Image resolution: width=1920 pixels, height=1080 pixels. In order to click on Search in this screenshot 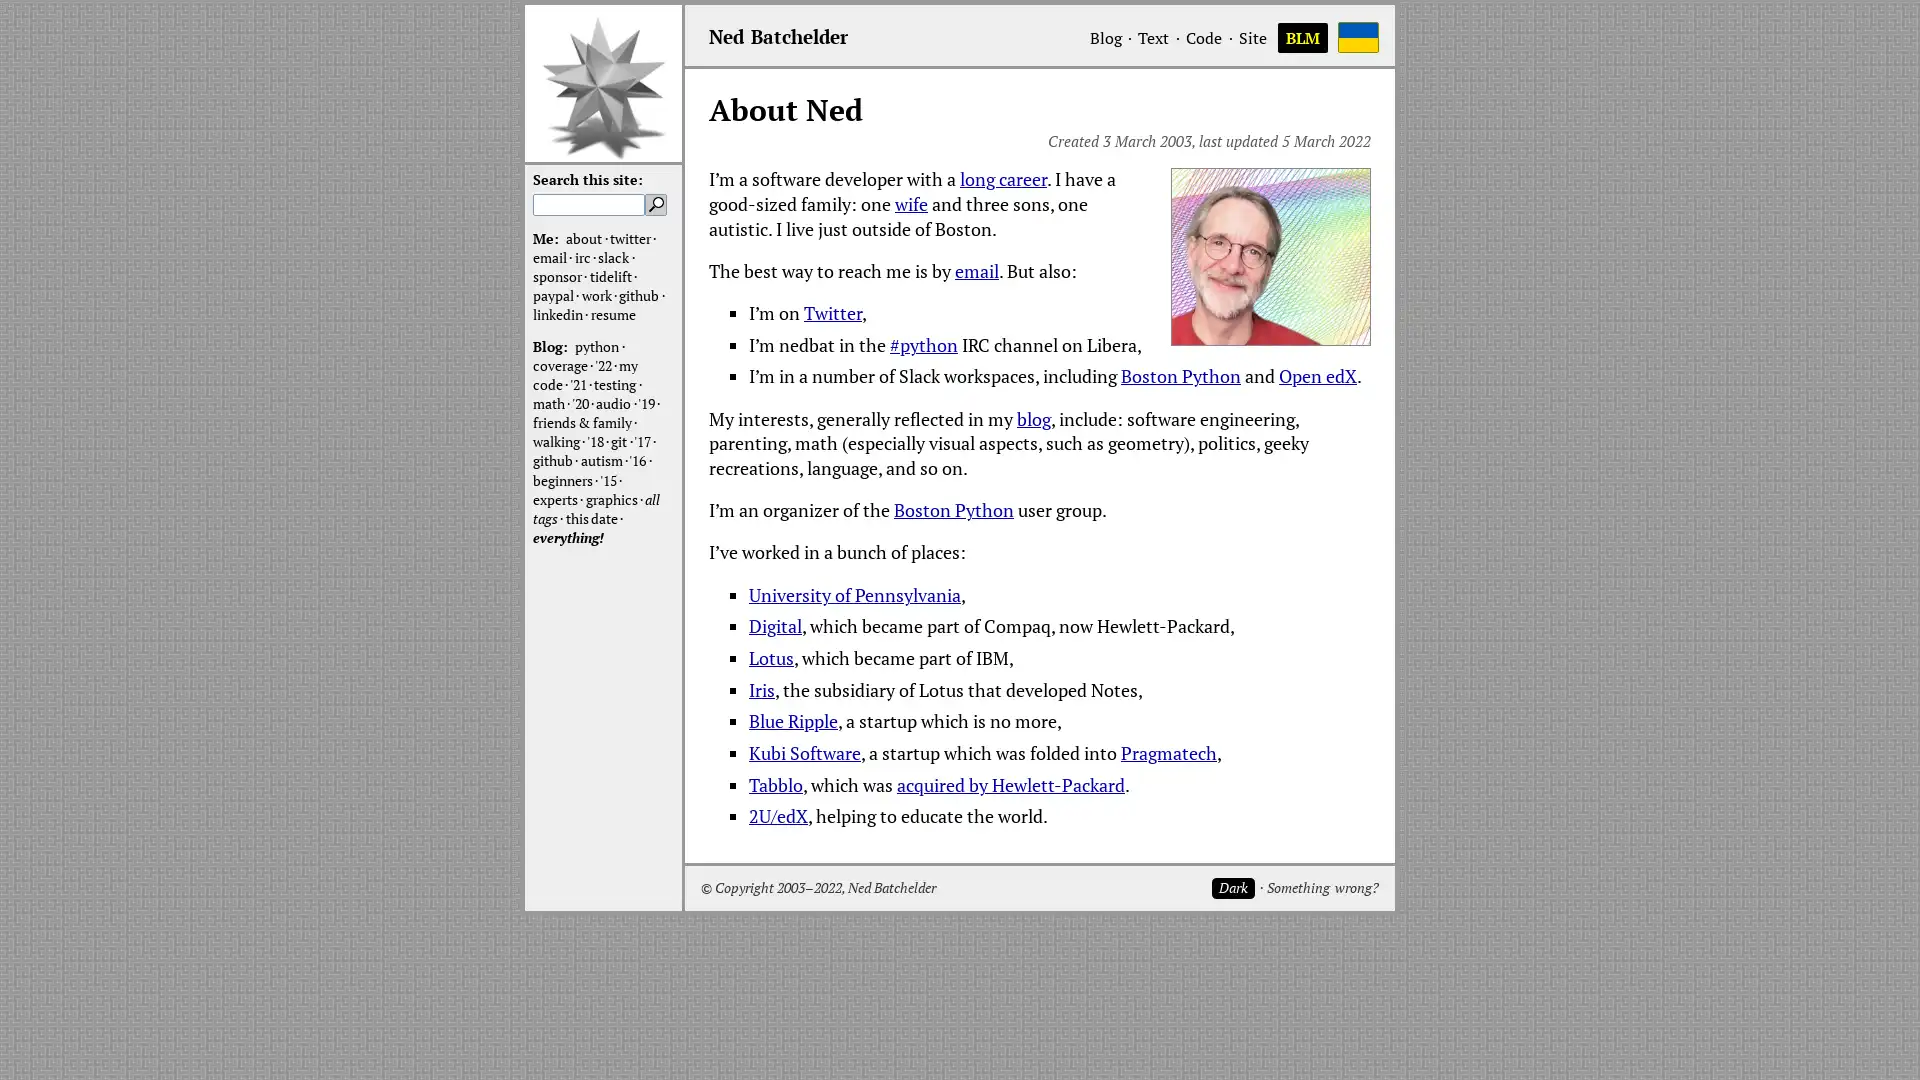, I will do `click(656, 204)`.